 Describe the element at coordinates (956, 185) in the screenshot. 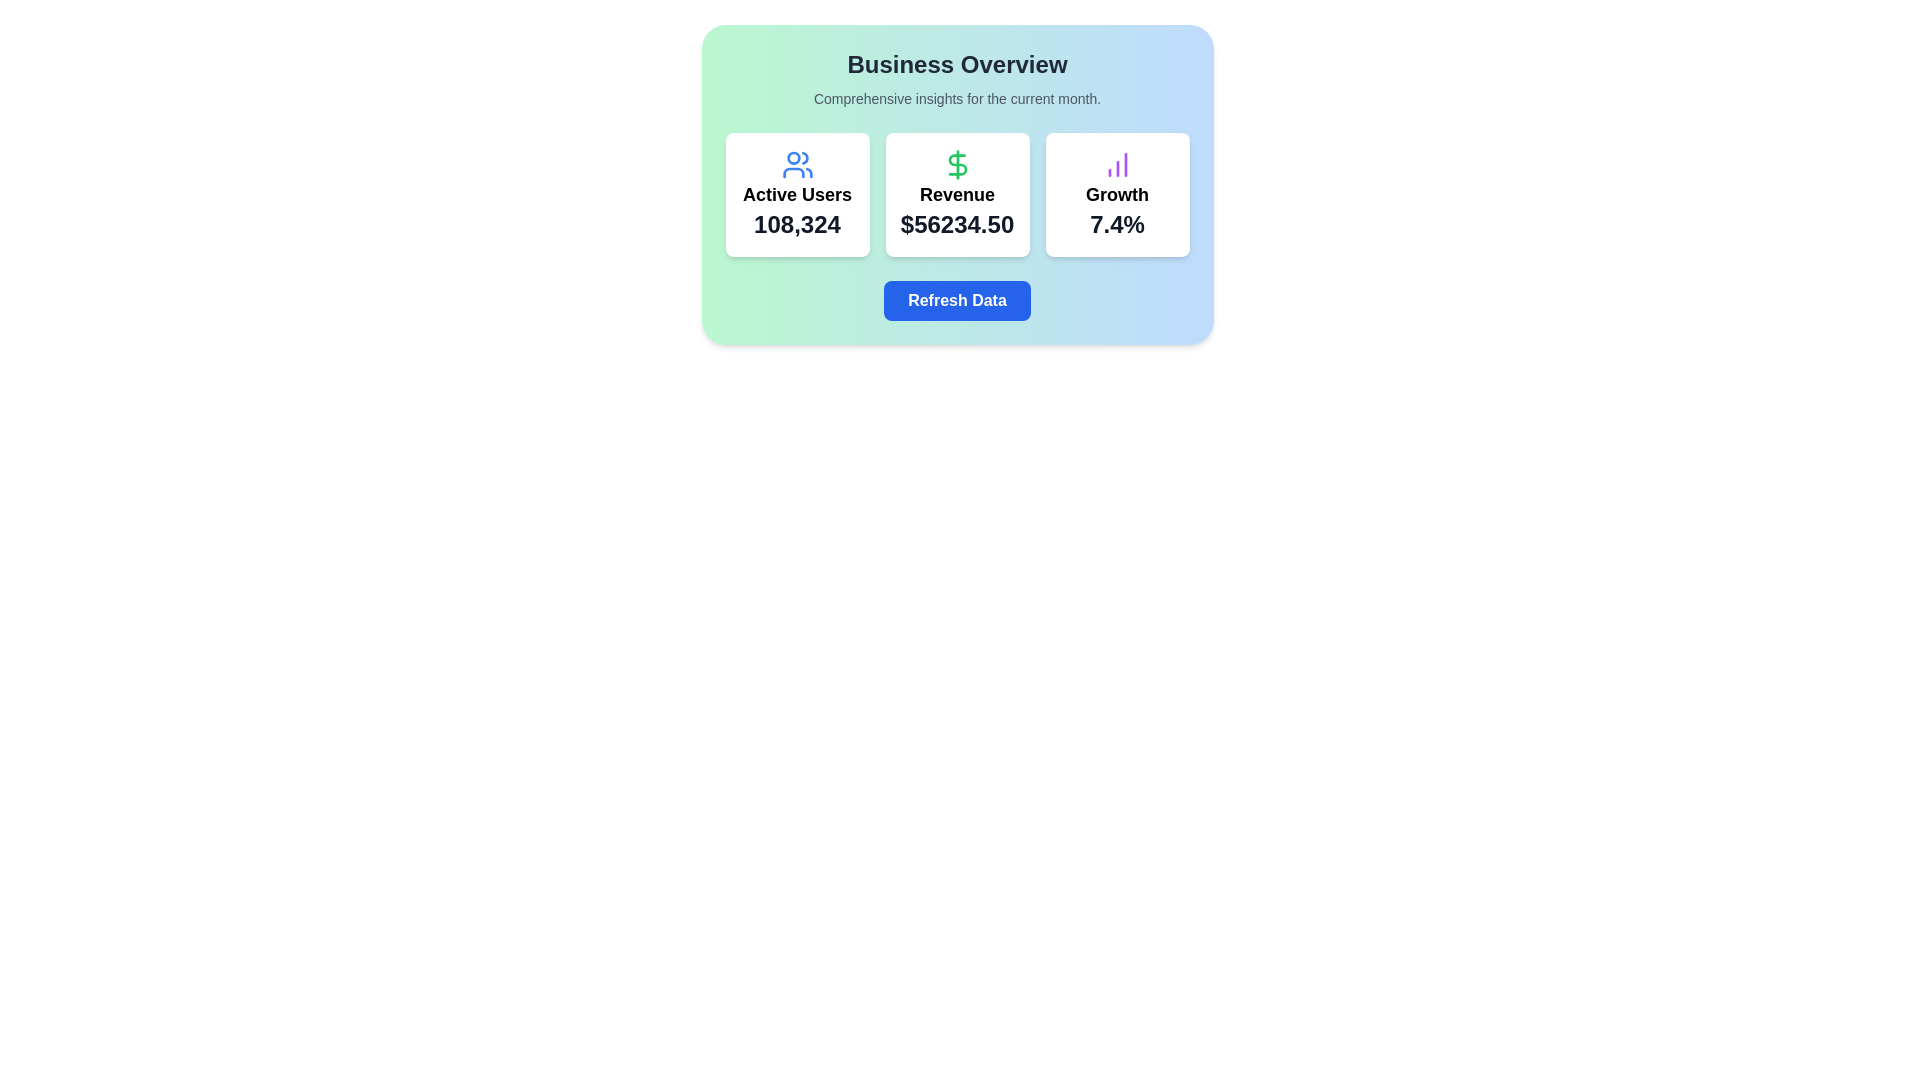

I see `the Informational card in the dashboard view` at that location.